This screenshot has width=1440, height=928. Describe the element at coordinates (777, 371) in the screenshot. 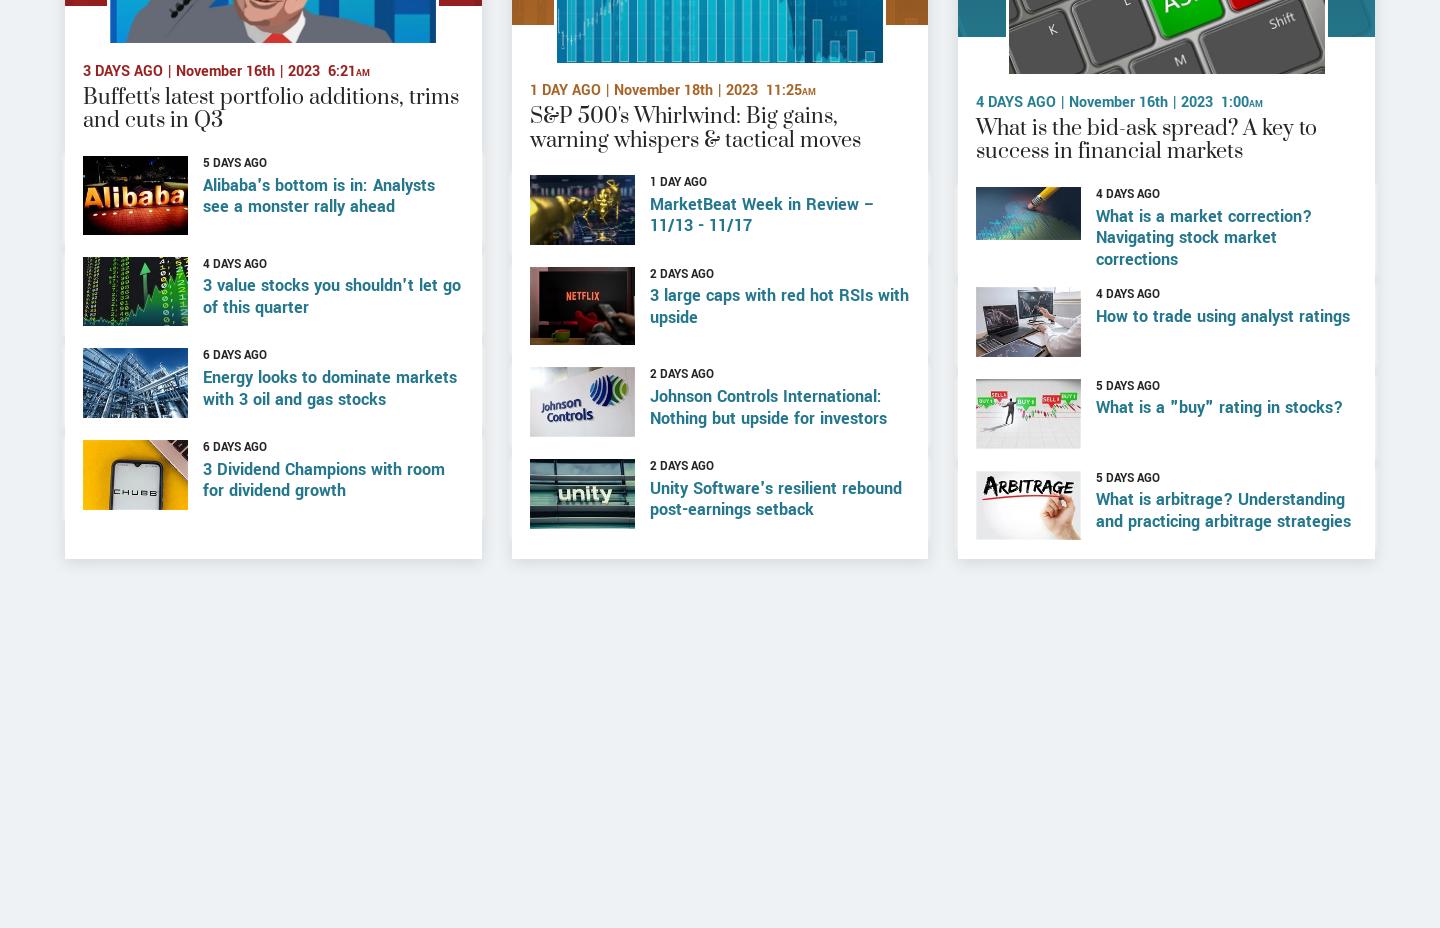

I see `'3 large caps with red hot RSIs with upside'` at that location.